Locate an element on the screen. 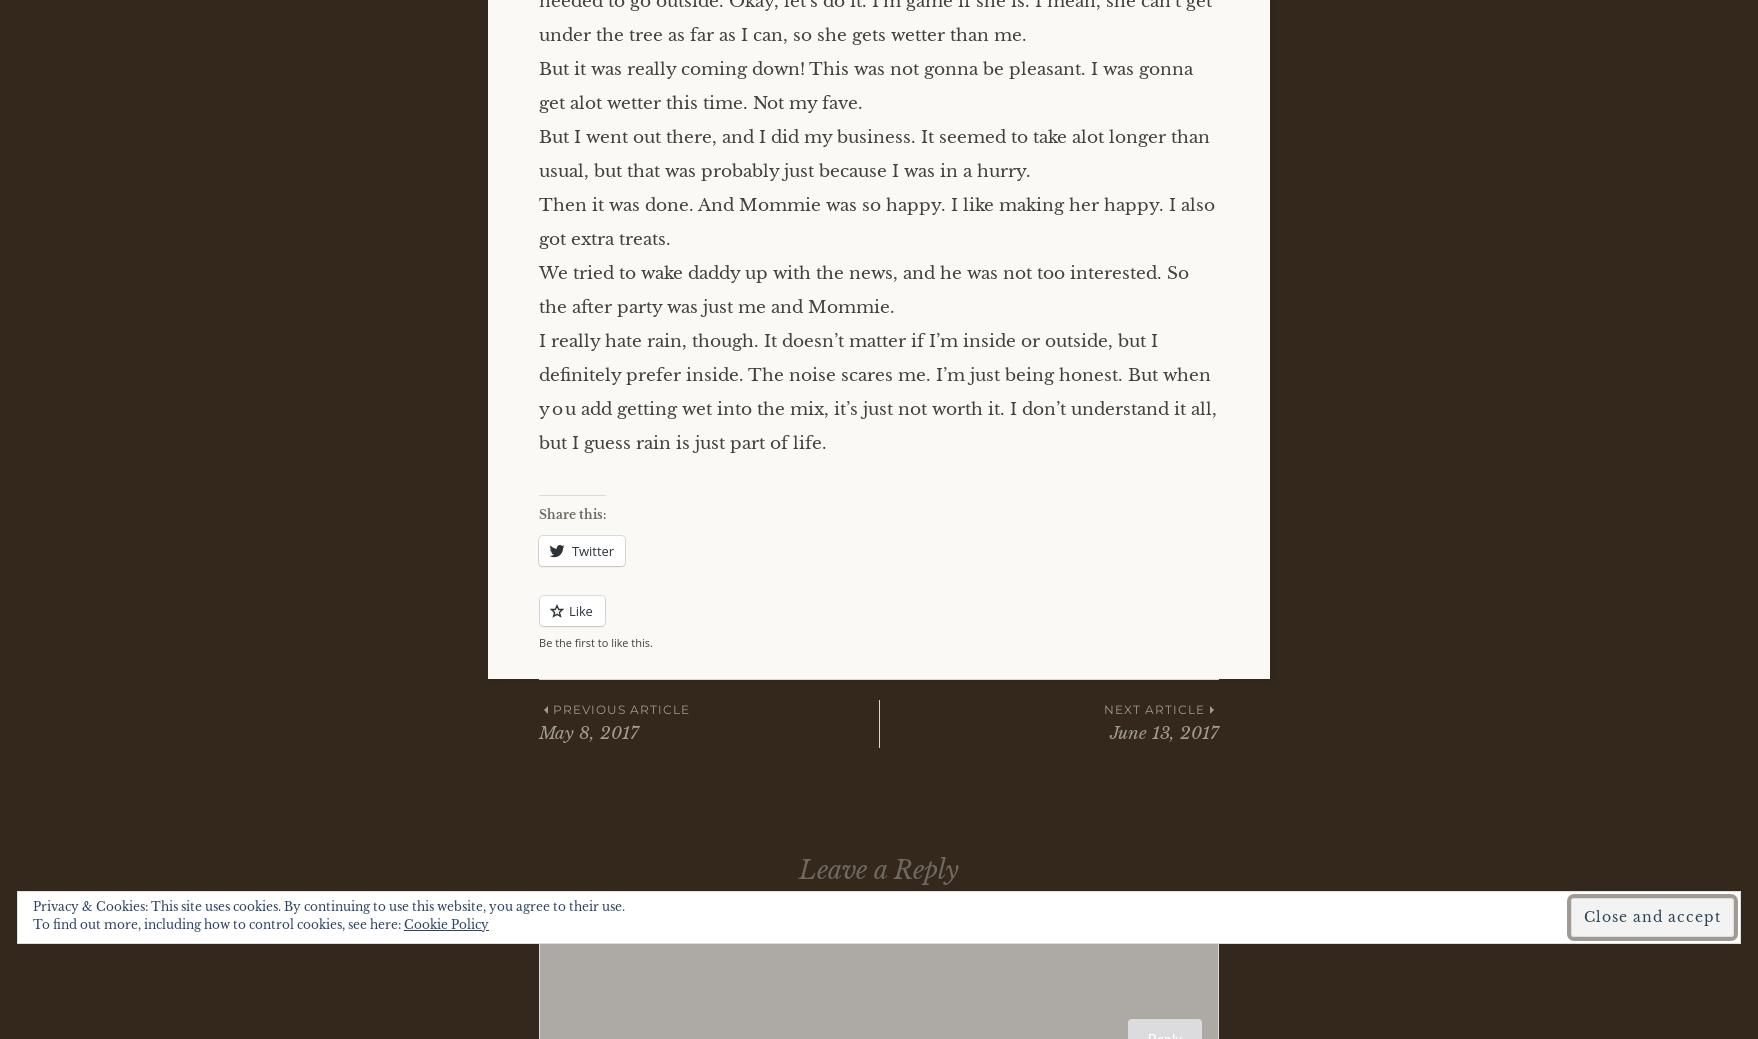 Image resolution: width=1758 pixels, height=1039 pixels. 'To find out more, including how to control cookies, see here:' is located at coordinates (217, 924).